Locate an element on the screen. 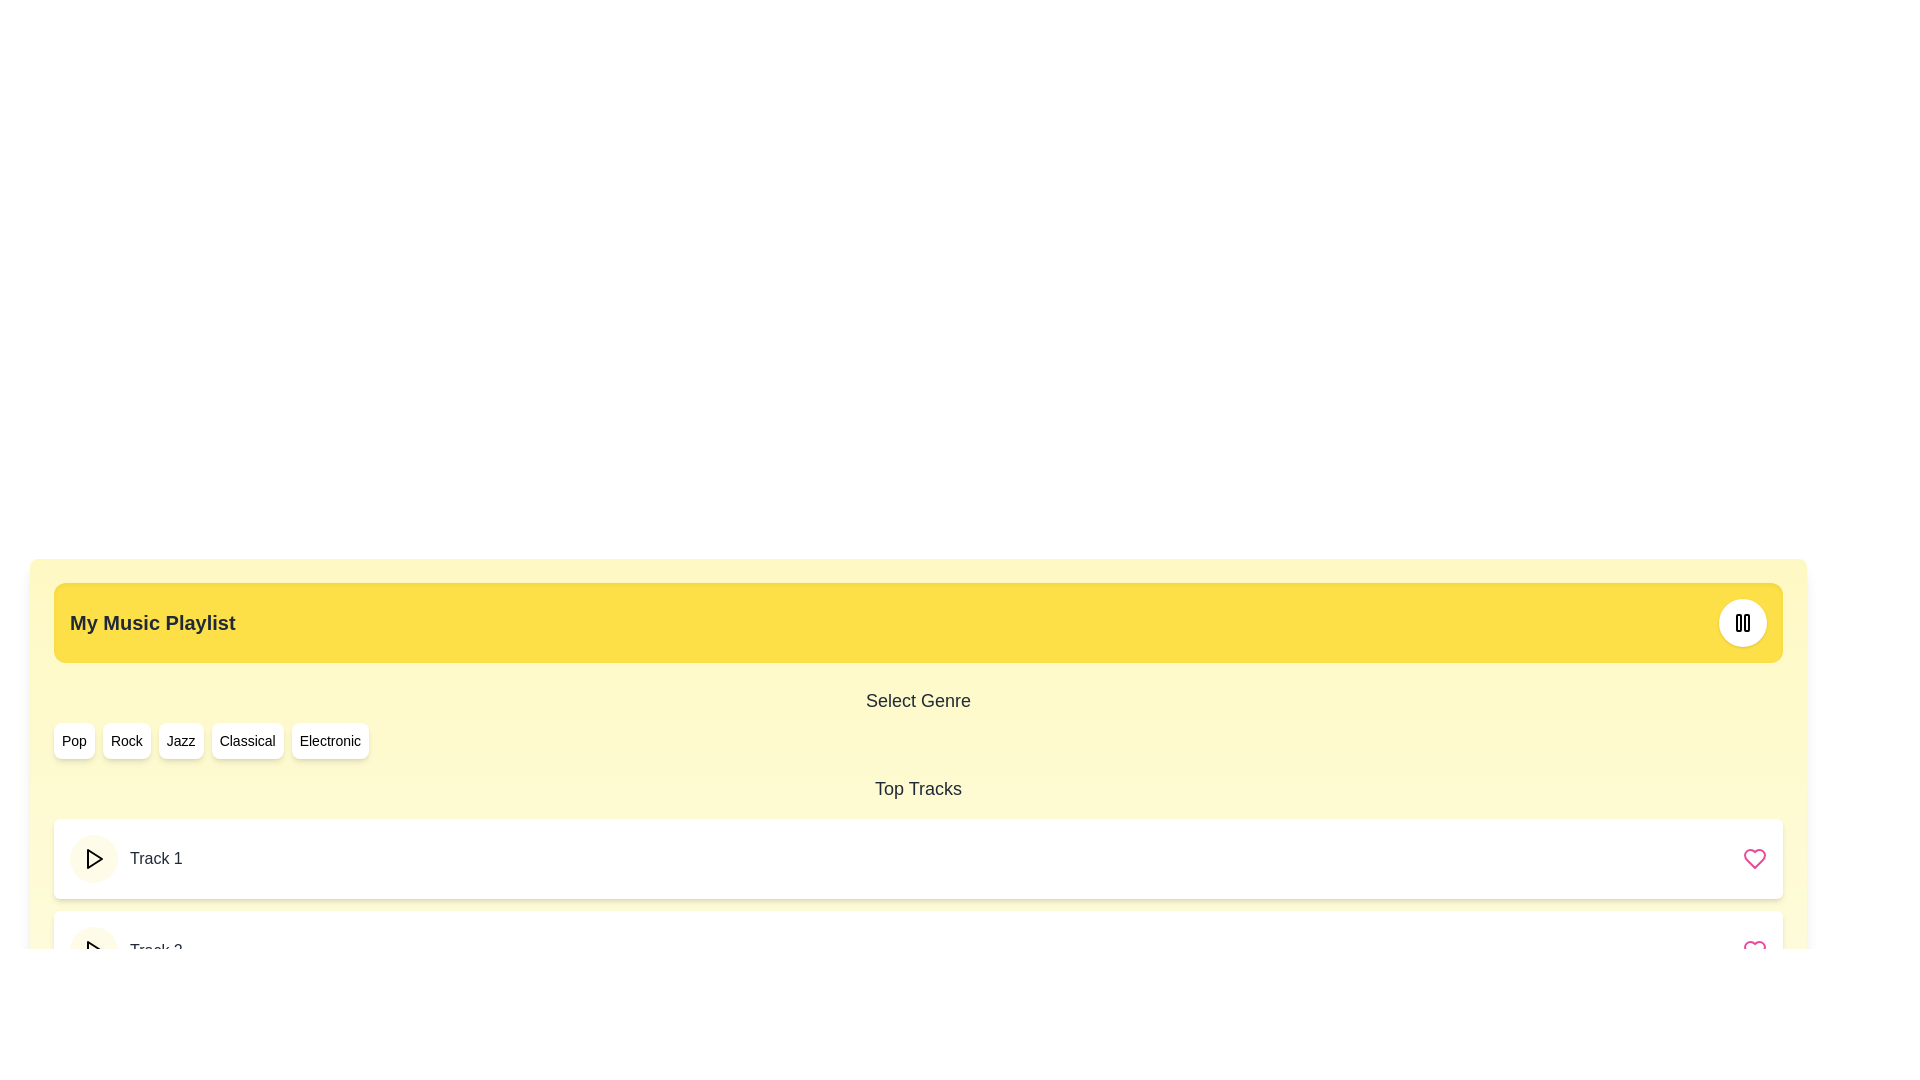 The image size is (1920, 1080). the heart-shaped icon with a pink outline to favorite the track in the playlist interface for 'Track 1' is located at coordinates (1754, 858).